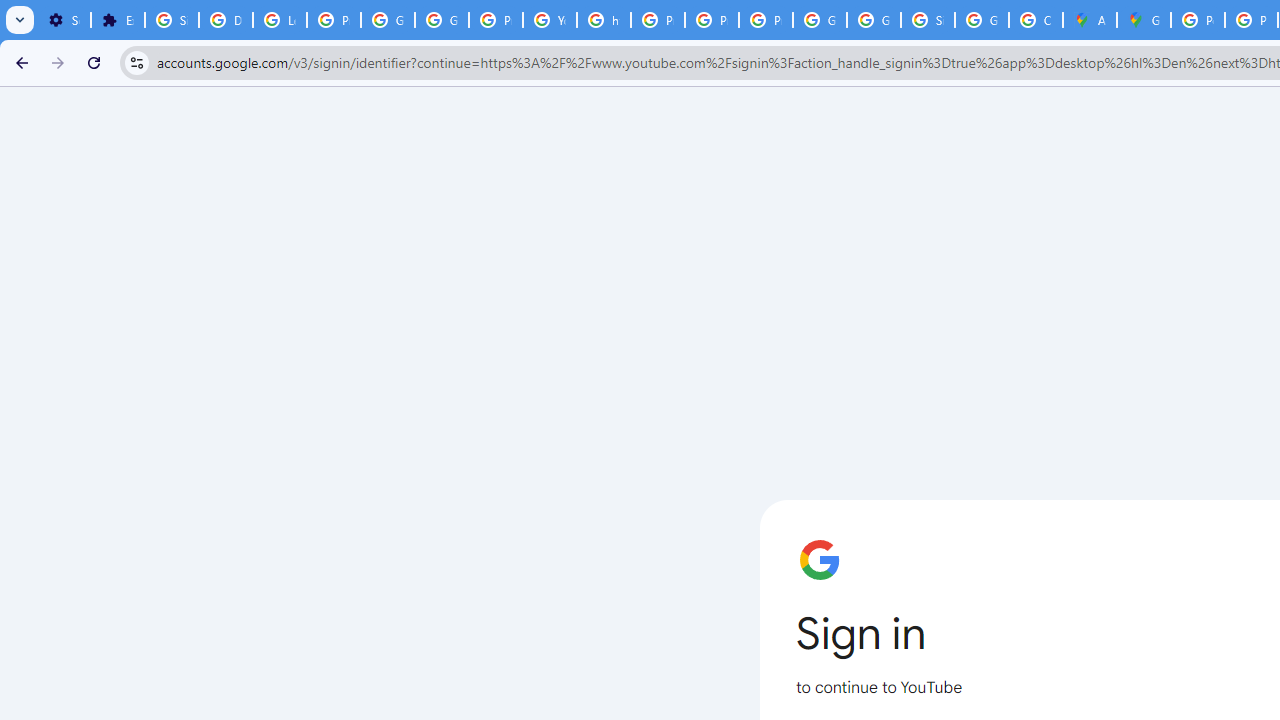  Describe the element at coordinates (657, 20) in the screenshot. I see `'Privacy Help Center - Policies Help'` at that location.